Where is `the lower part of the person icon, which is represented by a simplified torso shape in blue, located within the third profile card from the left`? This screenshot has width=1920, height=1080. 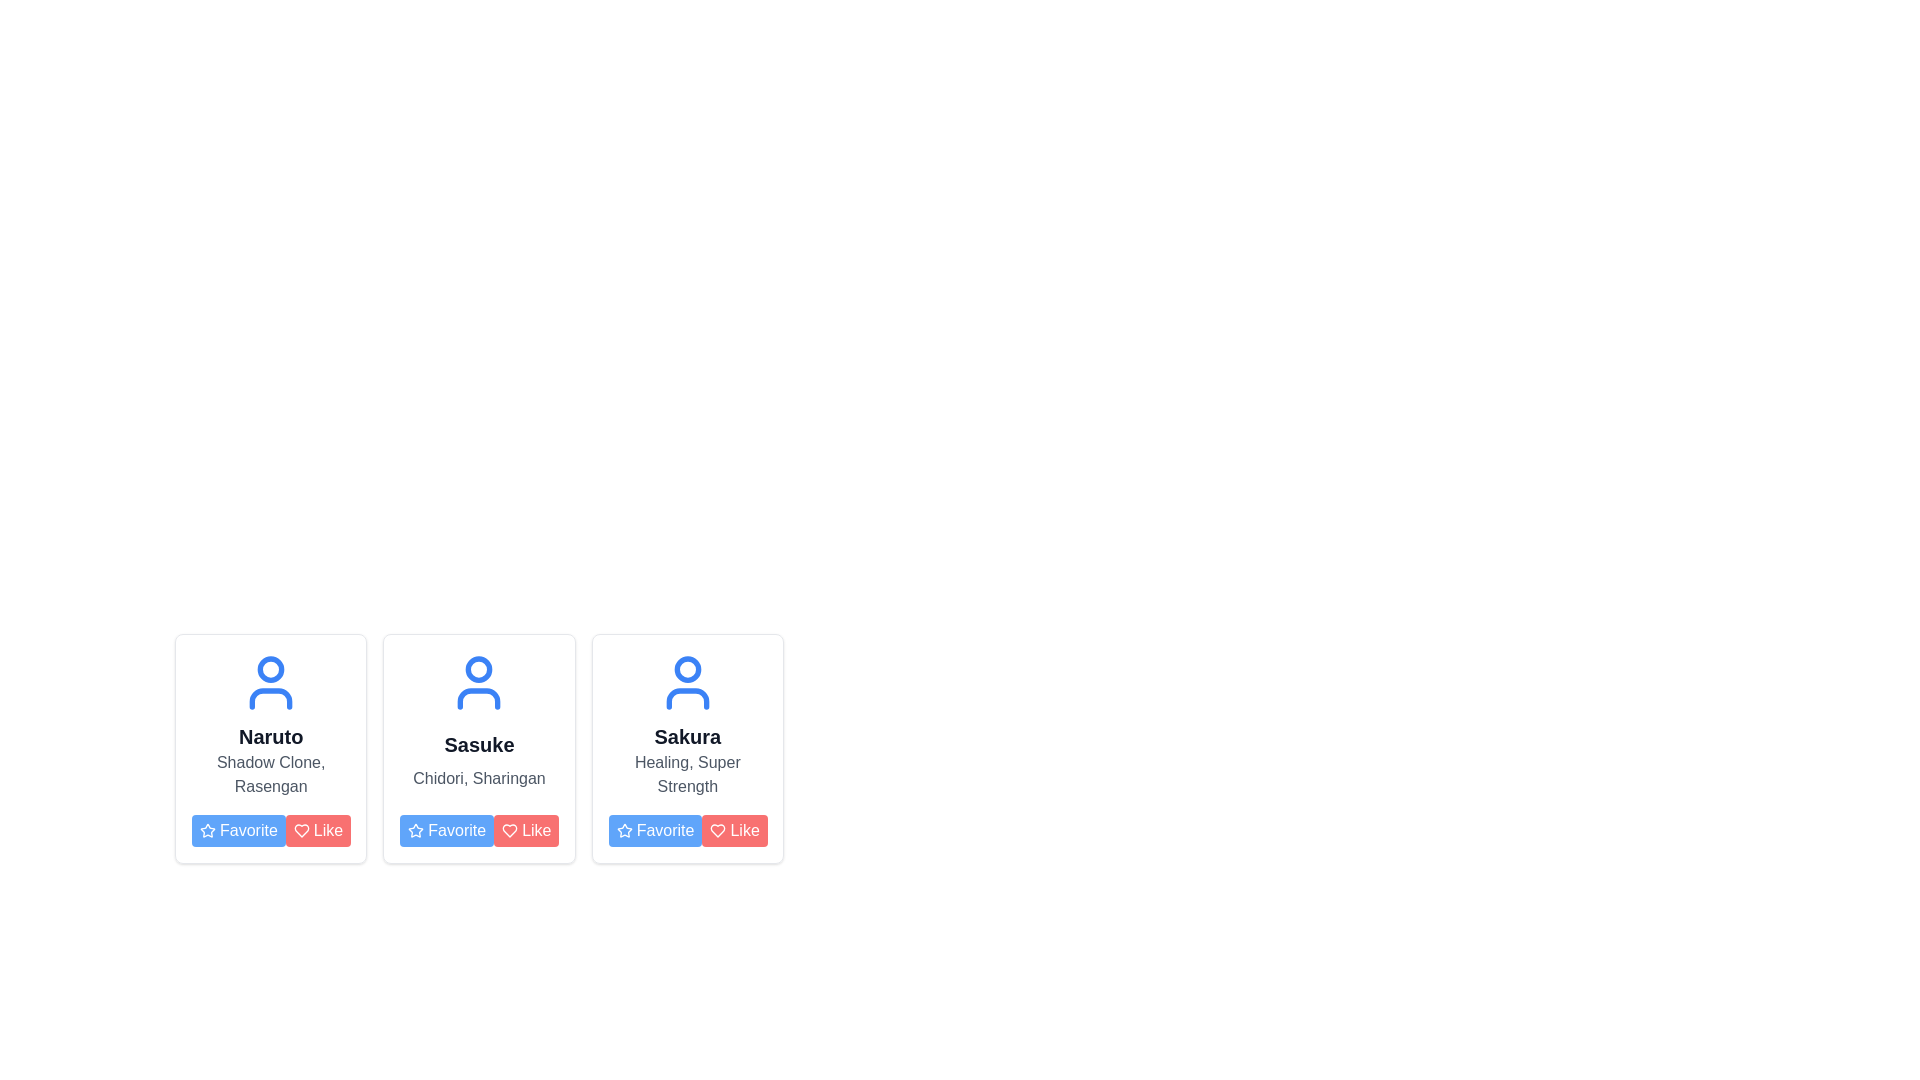 the lower part of the person icon, which is represented by a simplified torso shape in blue, located within the third profile card from the left is located at coordinates (687, 697).